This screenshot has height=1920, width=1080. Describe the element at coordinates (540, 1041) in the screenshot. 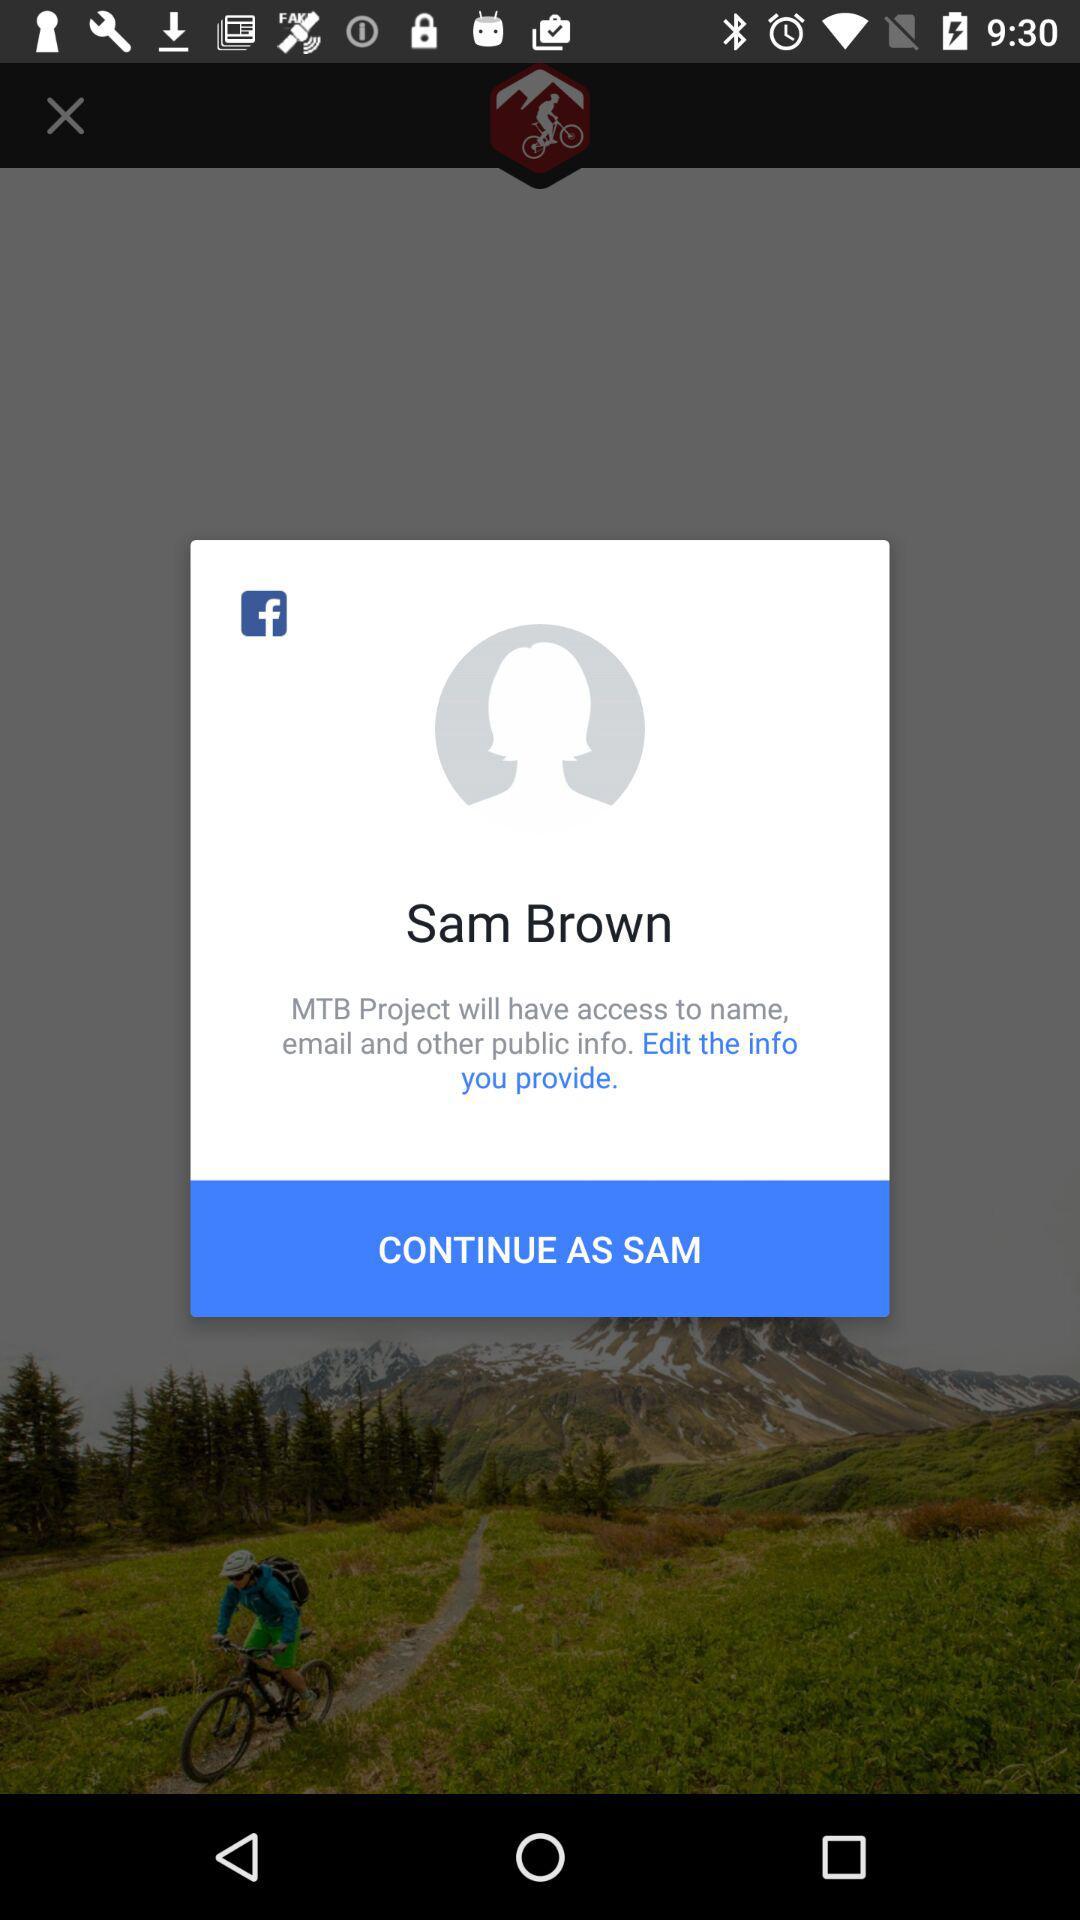

I see `mtb project will item` at that location.